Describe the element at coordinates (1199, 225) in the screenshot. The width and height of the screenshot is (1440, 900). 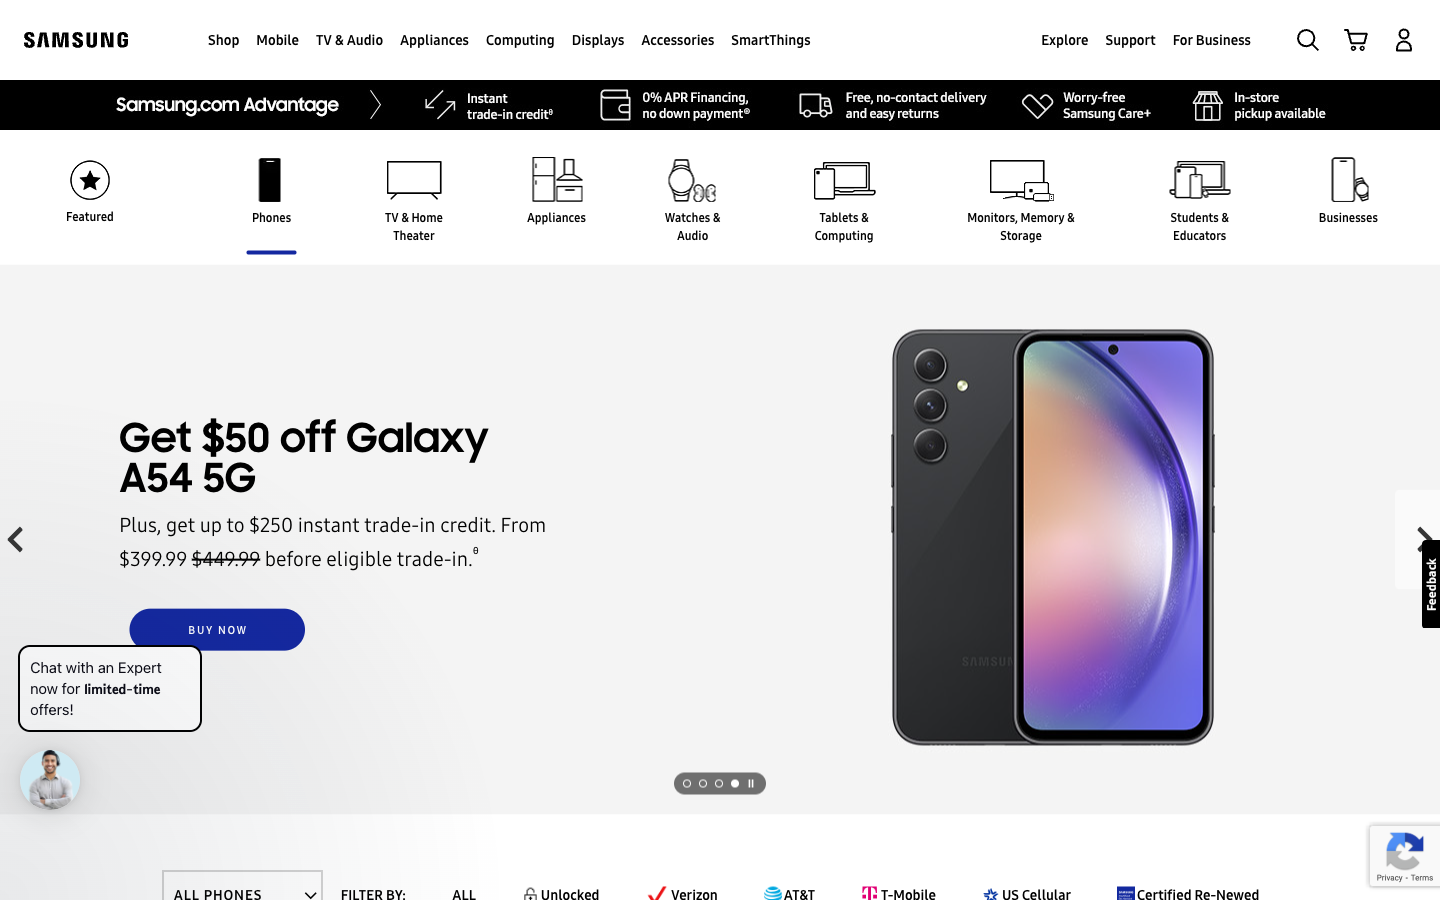
I see `the page designated for Student and Educator products` at that location.